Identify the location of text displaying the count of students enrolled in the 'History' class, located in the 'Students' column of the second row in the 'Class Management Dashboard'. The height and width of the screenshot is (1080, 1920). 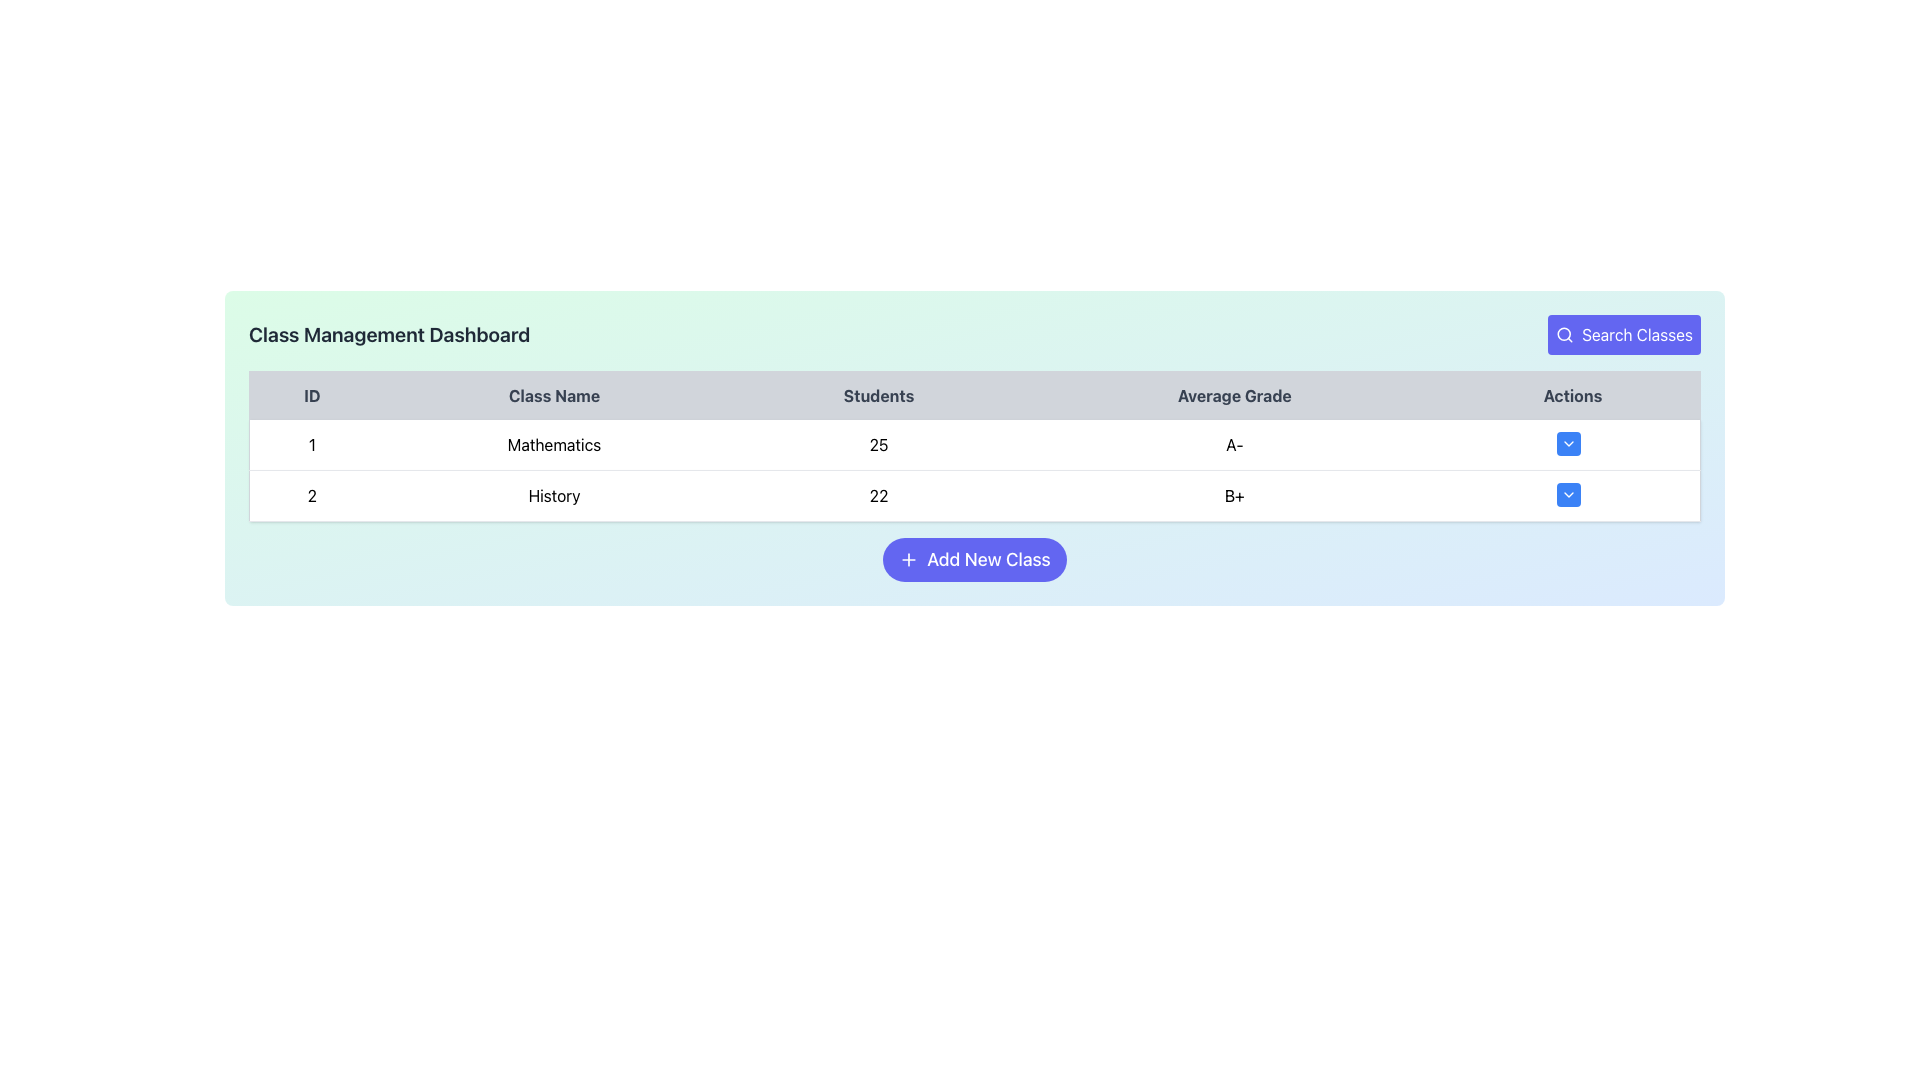
(878, 495).